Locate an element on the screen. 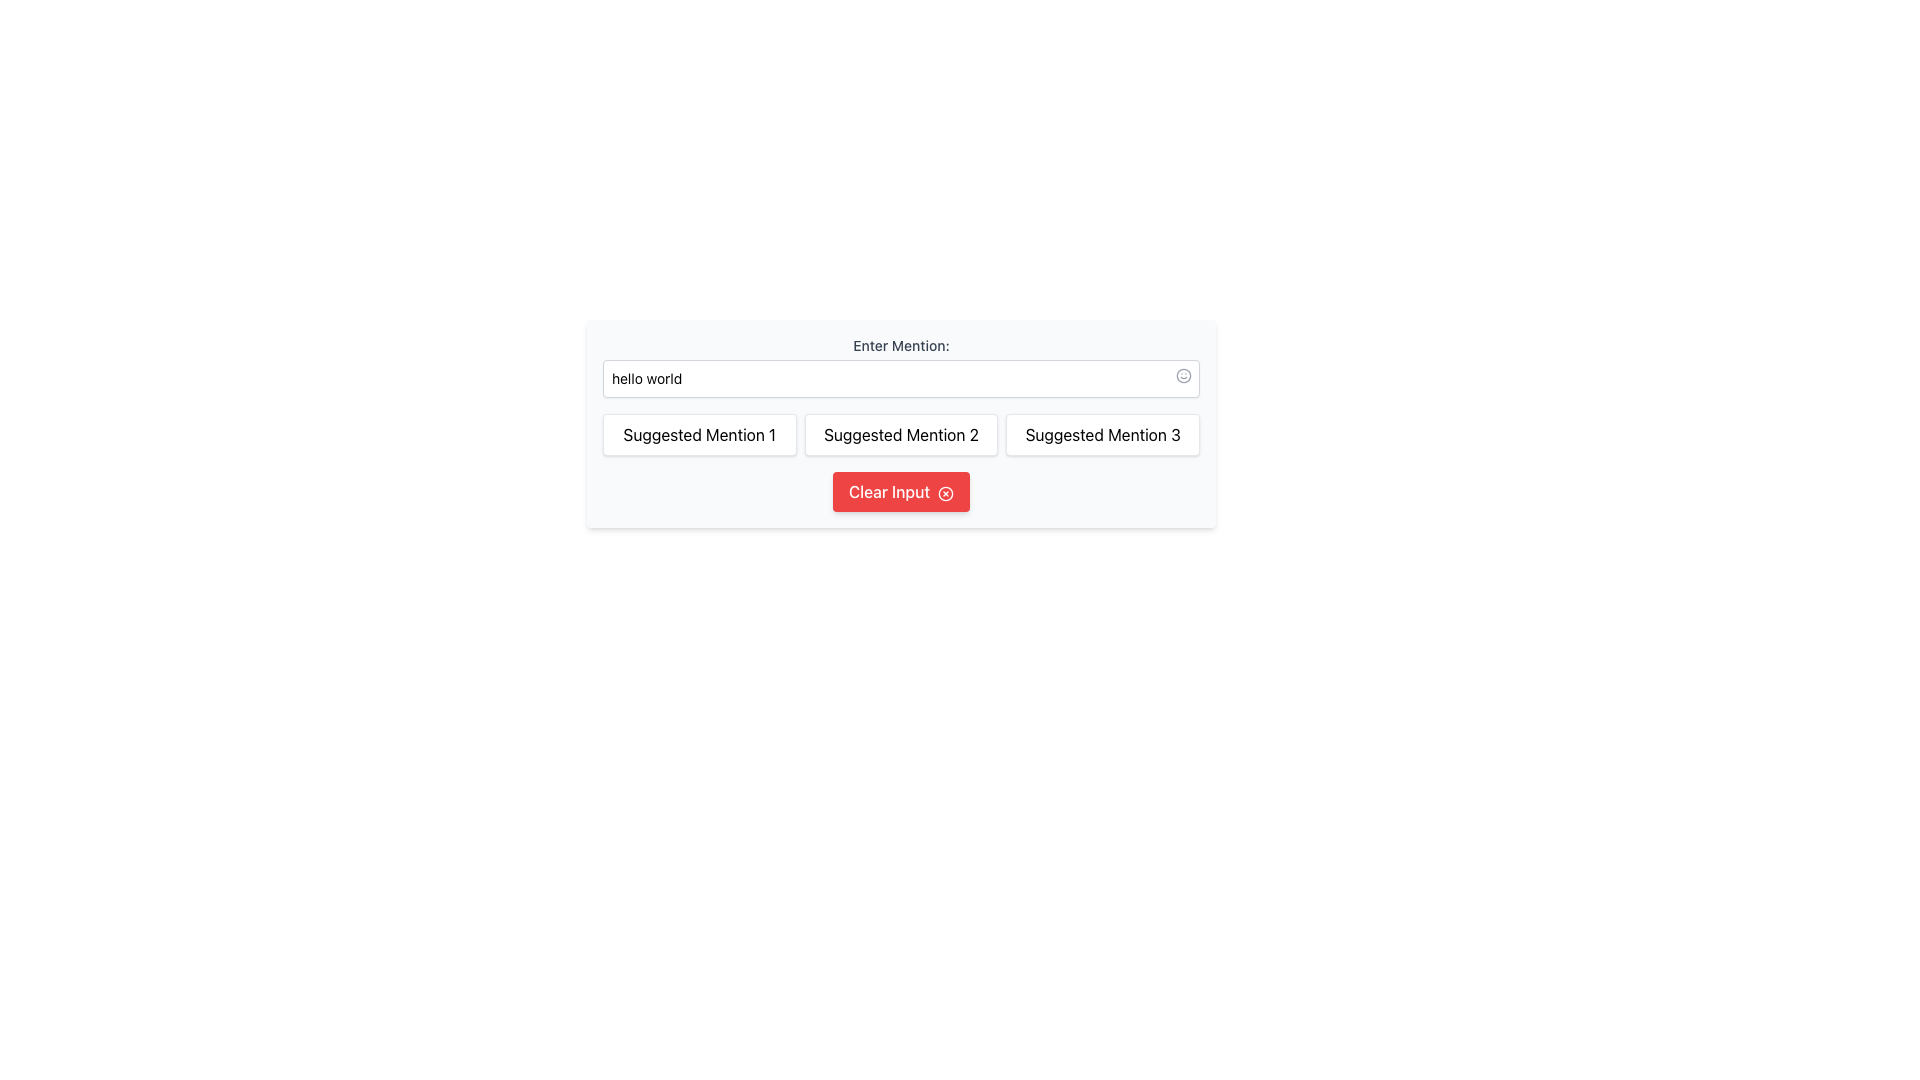  the button that clears the input field, located below the 'Suggested Mention 2' button, to observe hover effects is located at coordinates (900, 492).